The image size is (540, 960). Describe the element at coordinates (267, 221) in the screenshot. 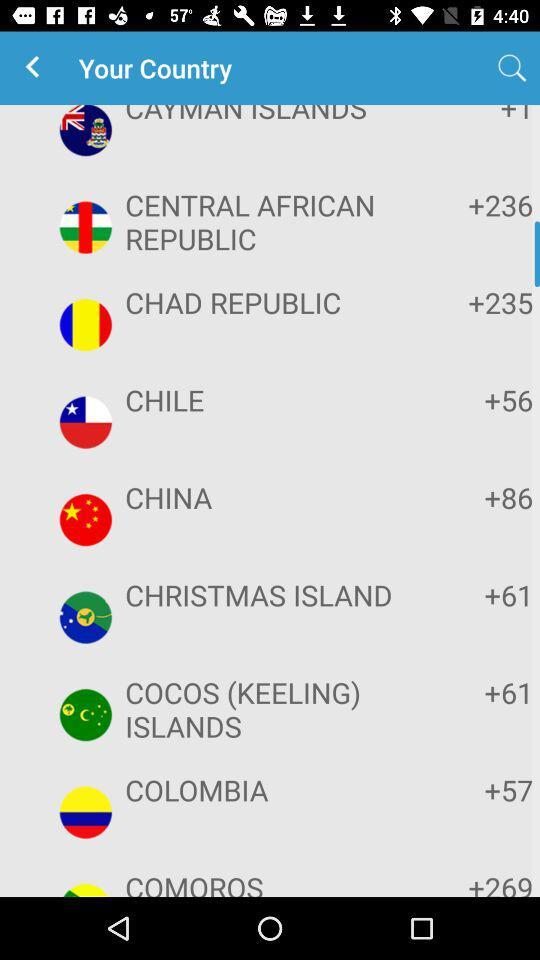

I see `item next to the +236 icon` at that location.